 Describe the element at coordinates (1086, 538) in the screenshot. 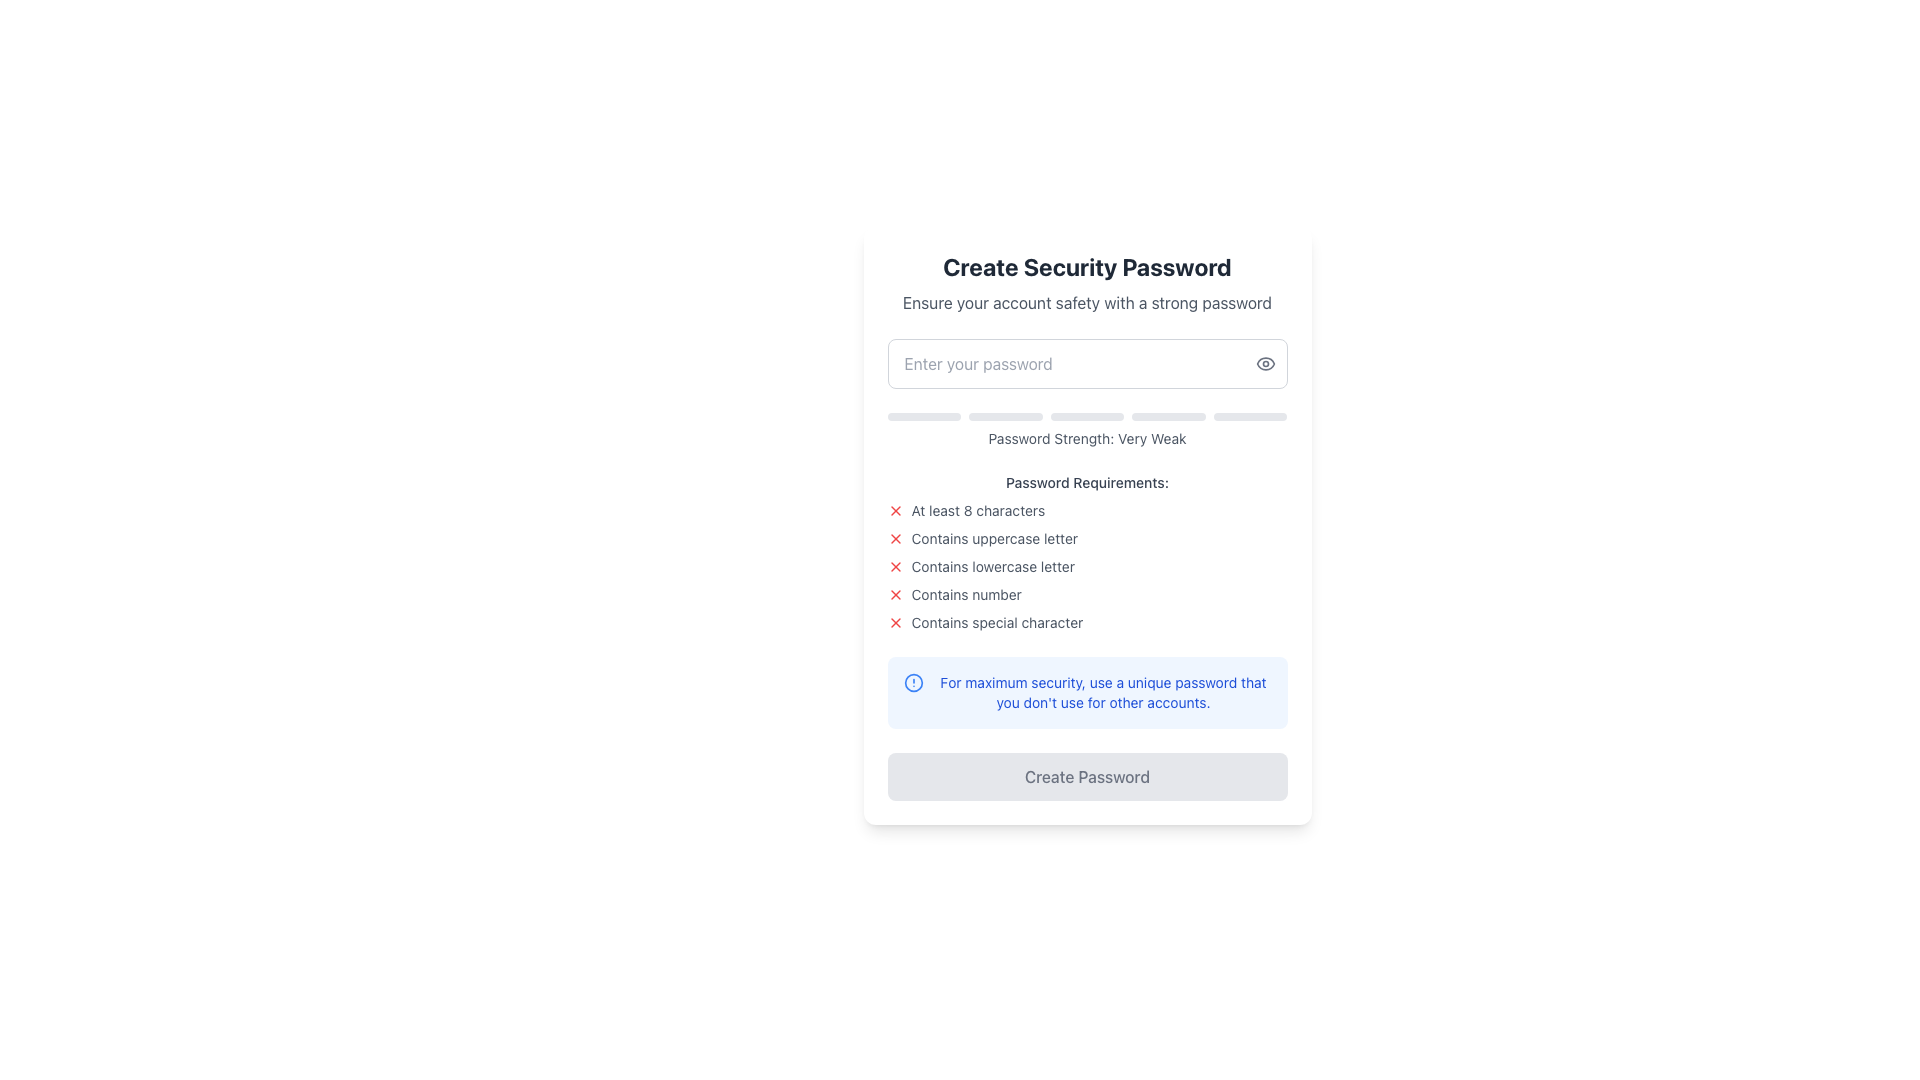

I see `the text element 'Contains uppercase letter' with a red crossed-out icon, which is the second item in the list of password requirements` at that location.